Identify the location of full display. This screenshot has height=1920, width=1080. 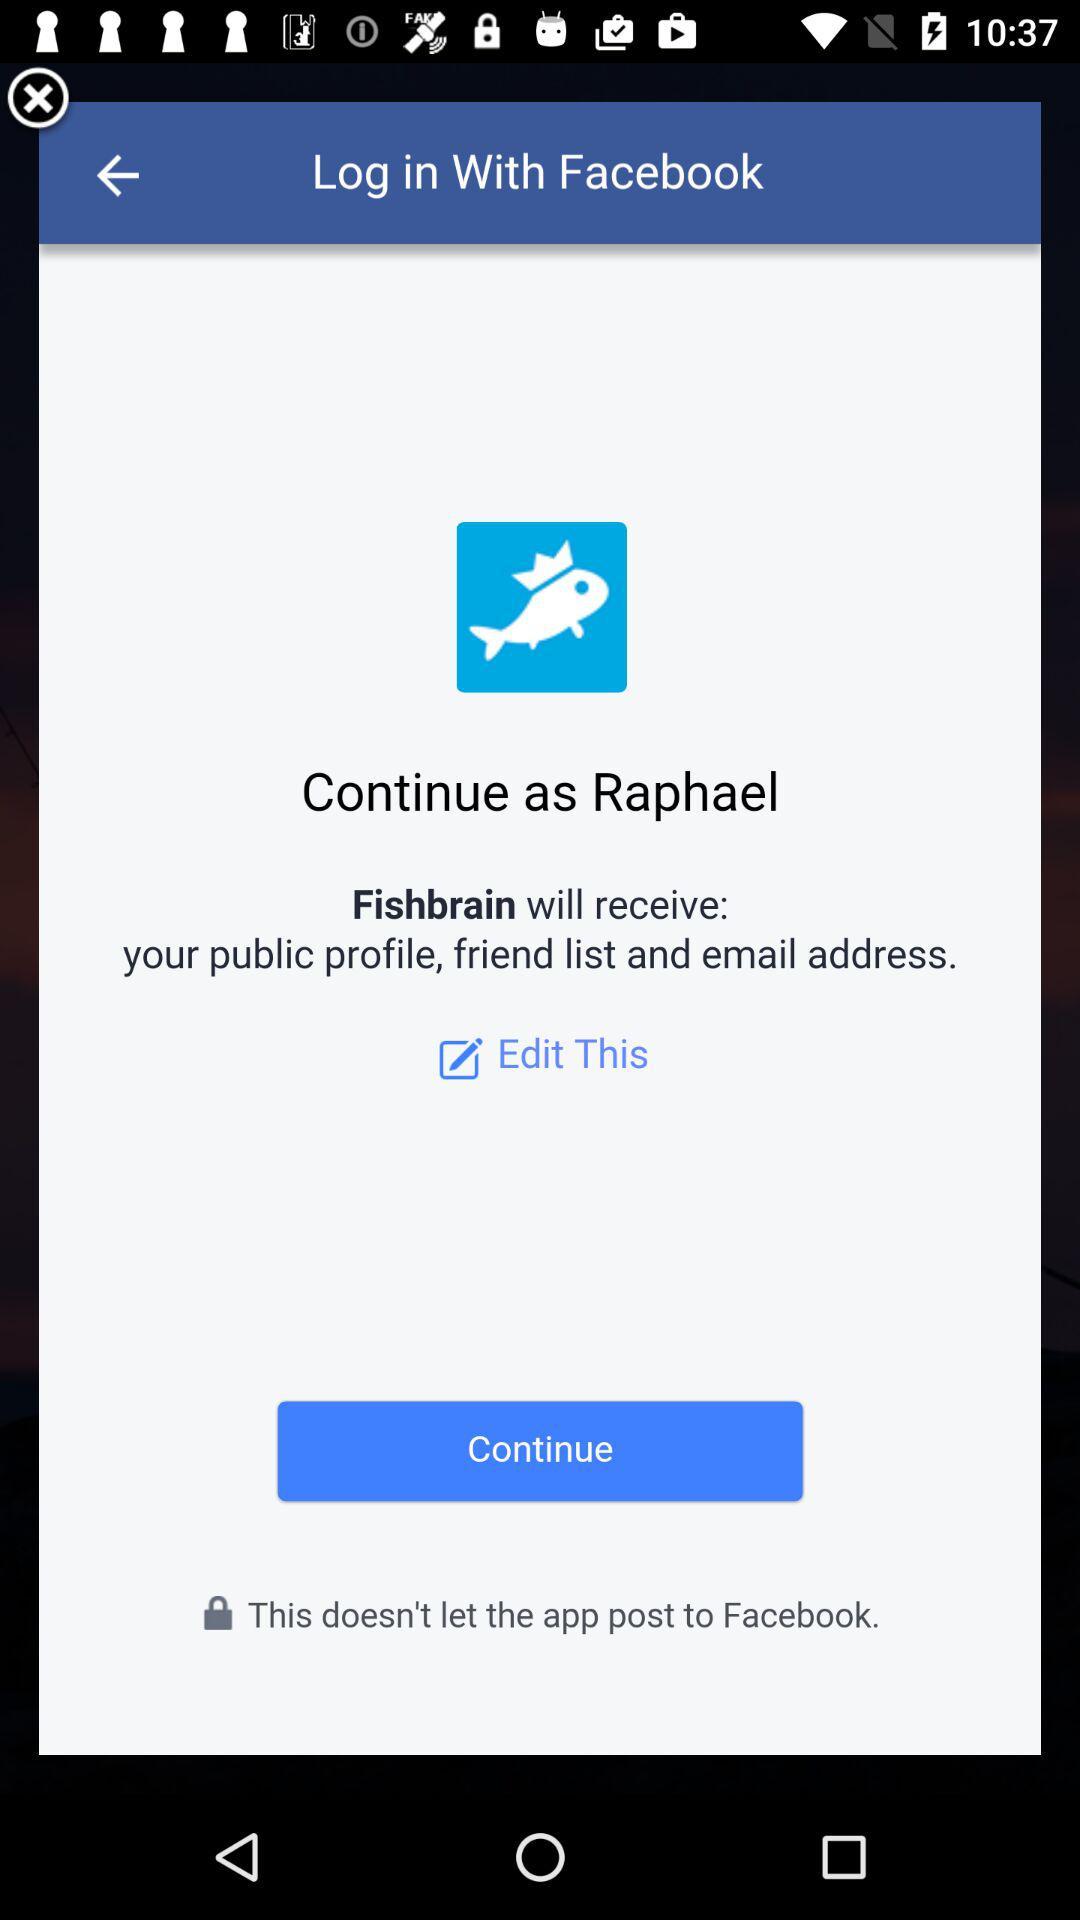
(540, 927).